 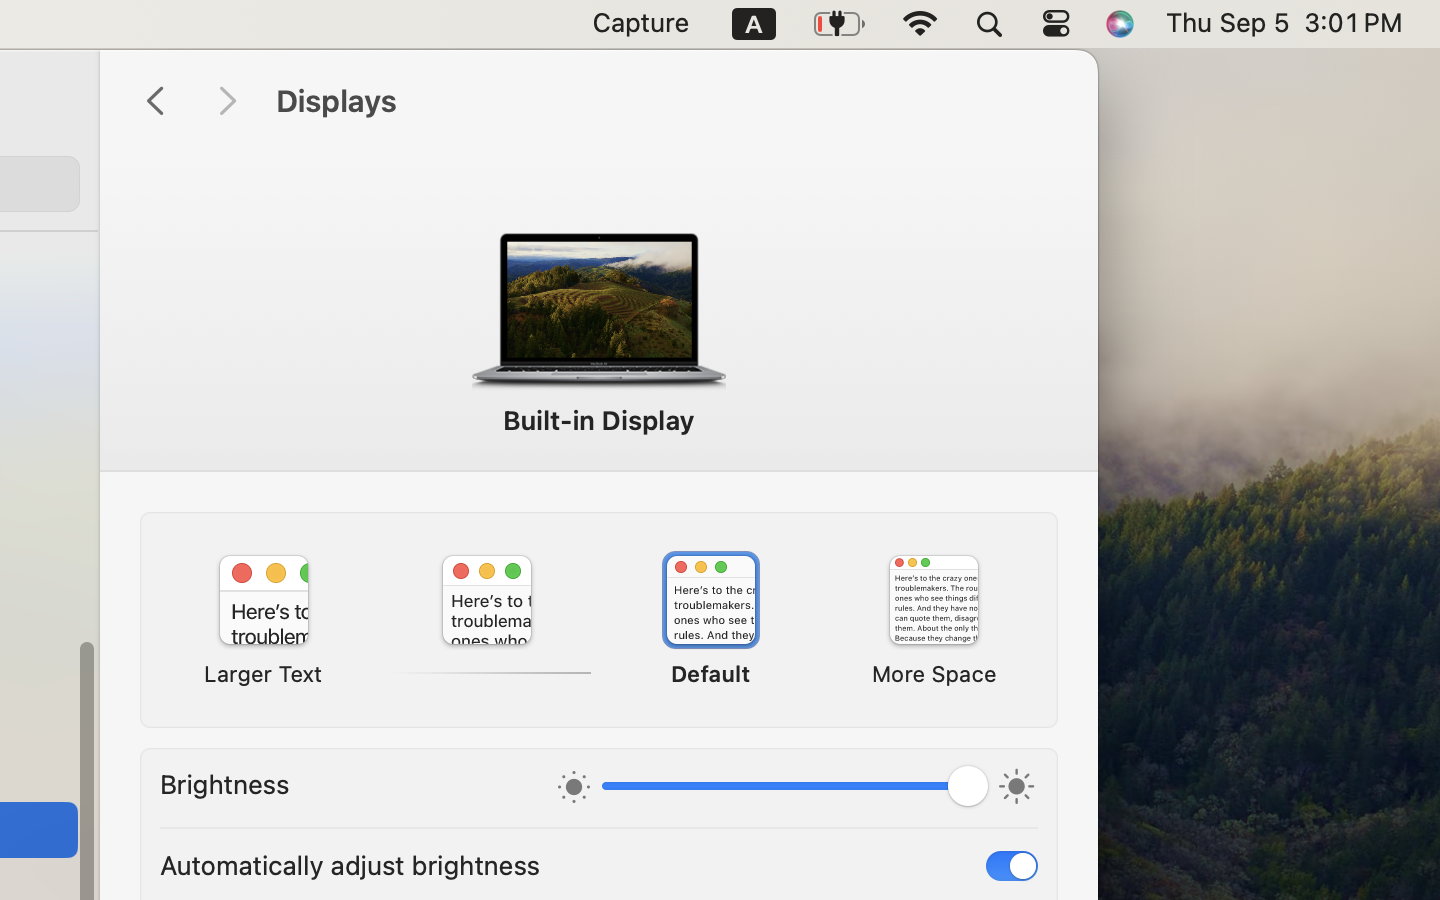 What do you see at coordinates (224, 782) in the screenshot?
I see `'Brightness'` at bounding box center [224, 782].